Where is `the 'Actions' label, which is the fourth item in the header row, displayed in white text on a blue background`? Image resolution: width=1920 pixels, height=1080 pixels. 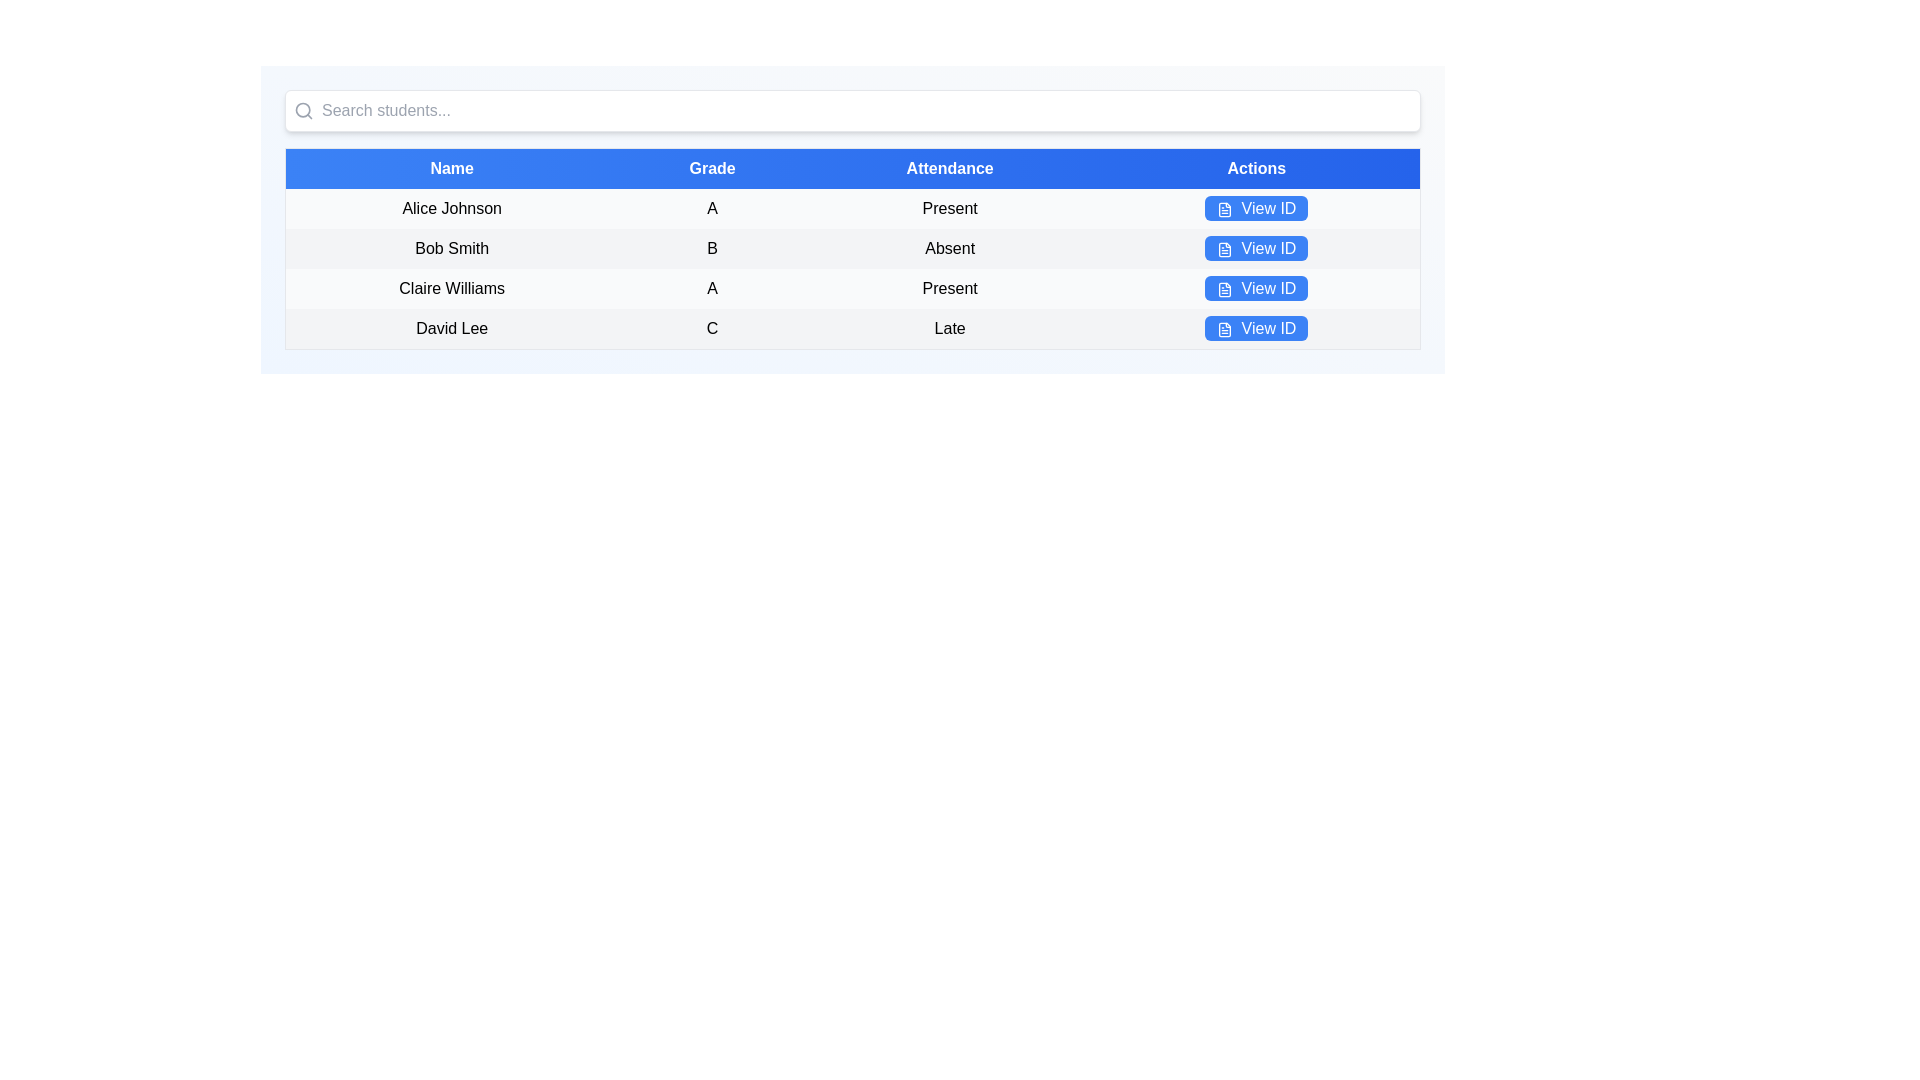
the 'Actions' label, which is the fourth item in the header row, displayed in white text on a blue background is located at coordinates (1256, 167).